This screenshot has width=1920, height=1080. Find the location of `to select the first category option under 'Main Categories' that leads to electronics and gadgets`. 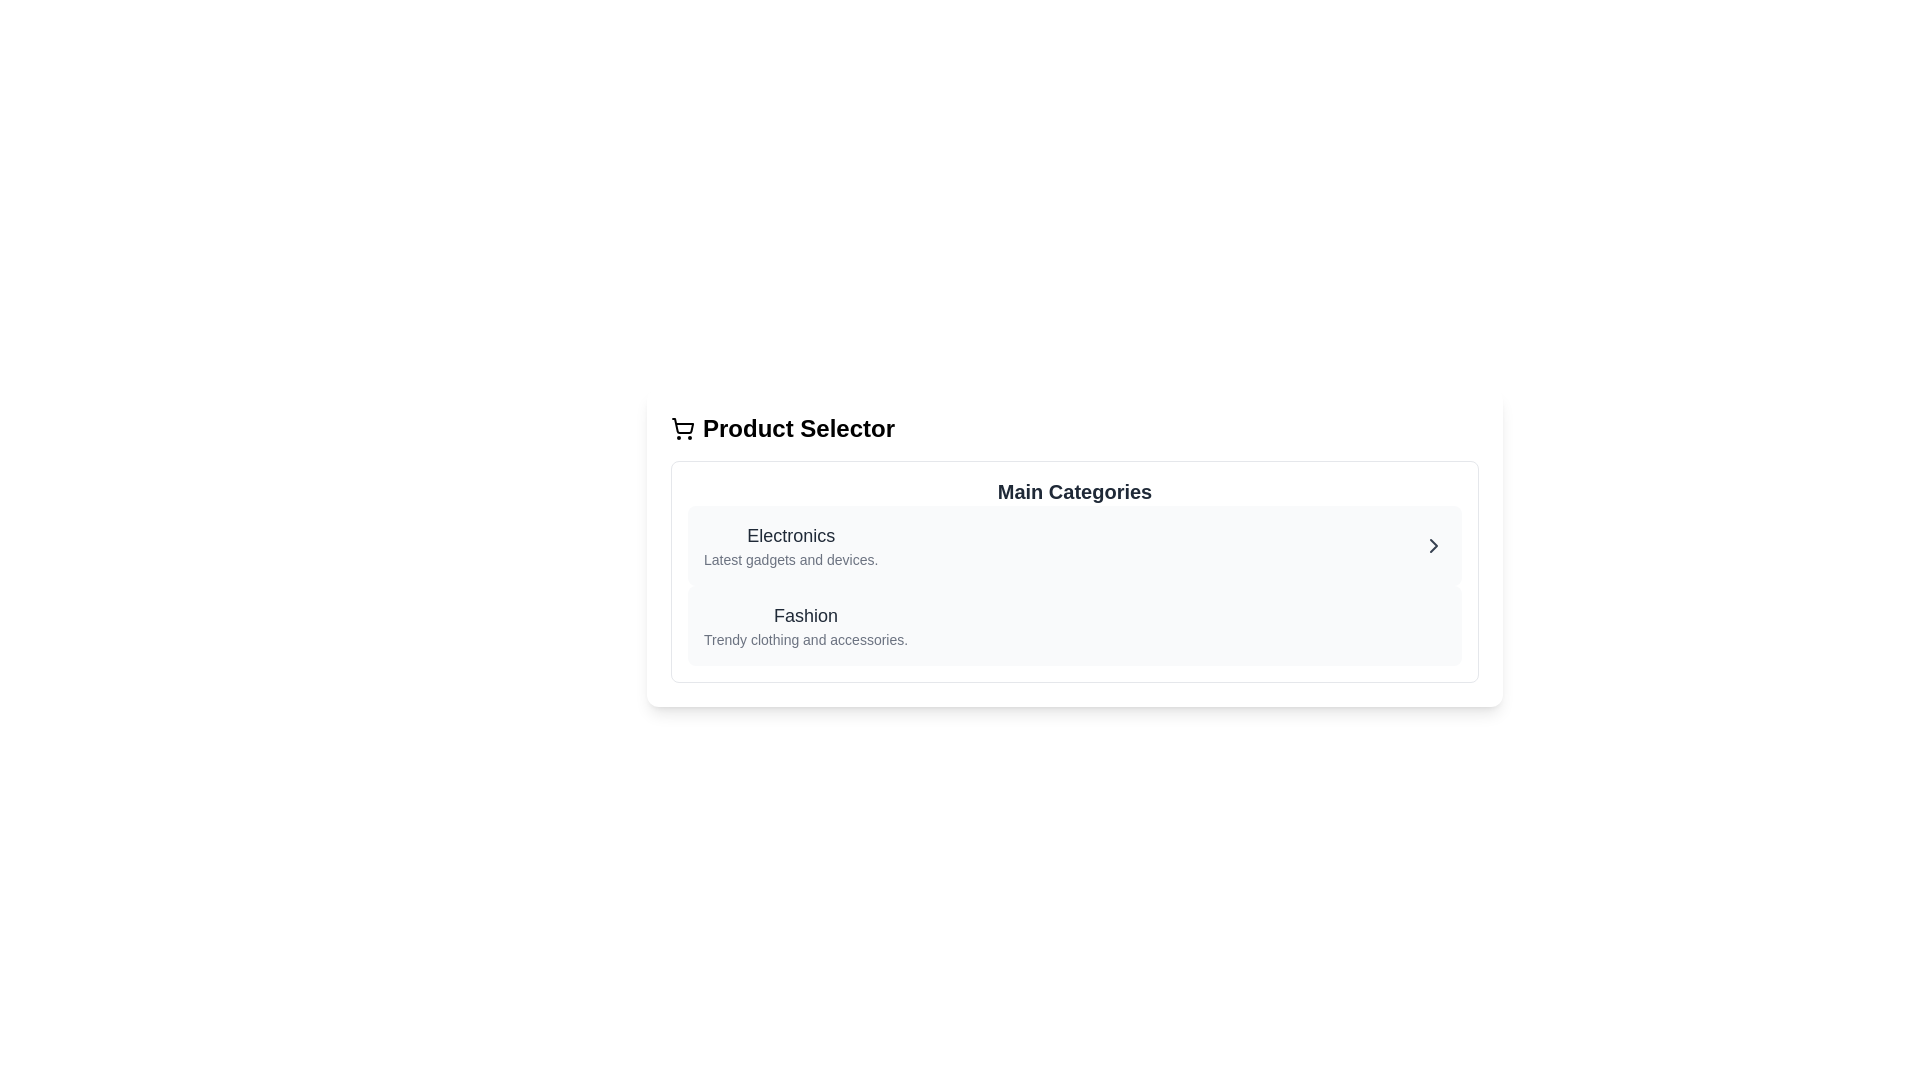

to select the first category option under 'Main Categories' that leads to electronics and gadgets is located at coordinates (1074, 546).